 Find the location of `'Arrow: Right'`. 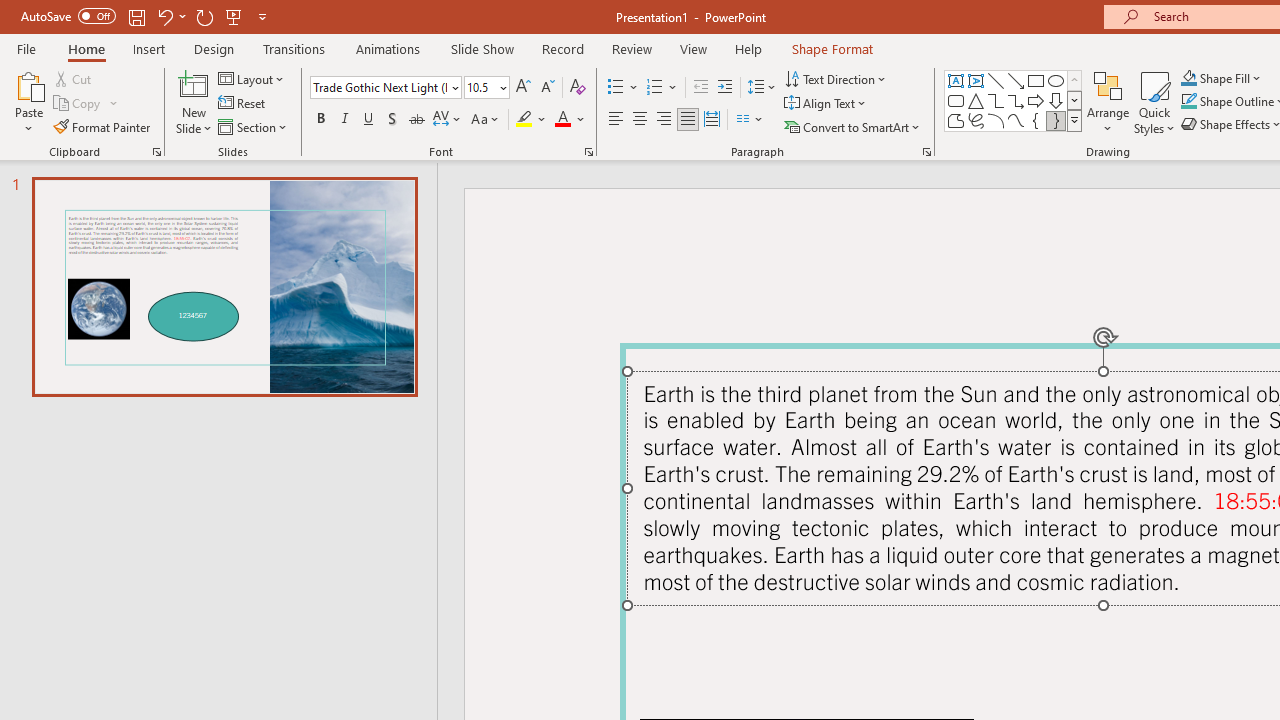

'Arrow: Right' is located at coordinates (1036, 100).